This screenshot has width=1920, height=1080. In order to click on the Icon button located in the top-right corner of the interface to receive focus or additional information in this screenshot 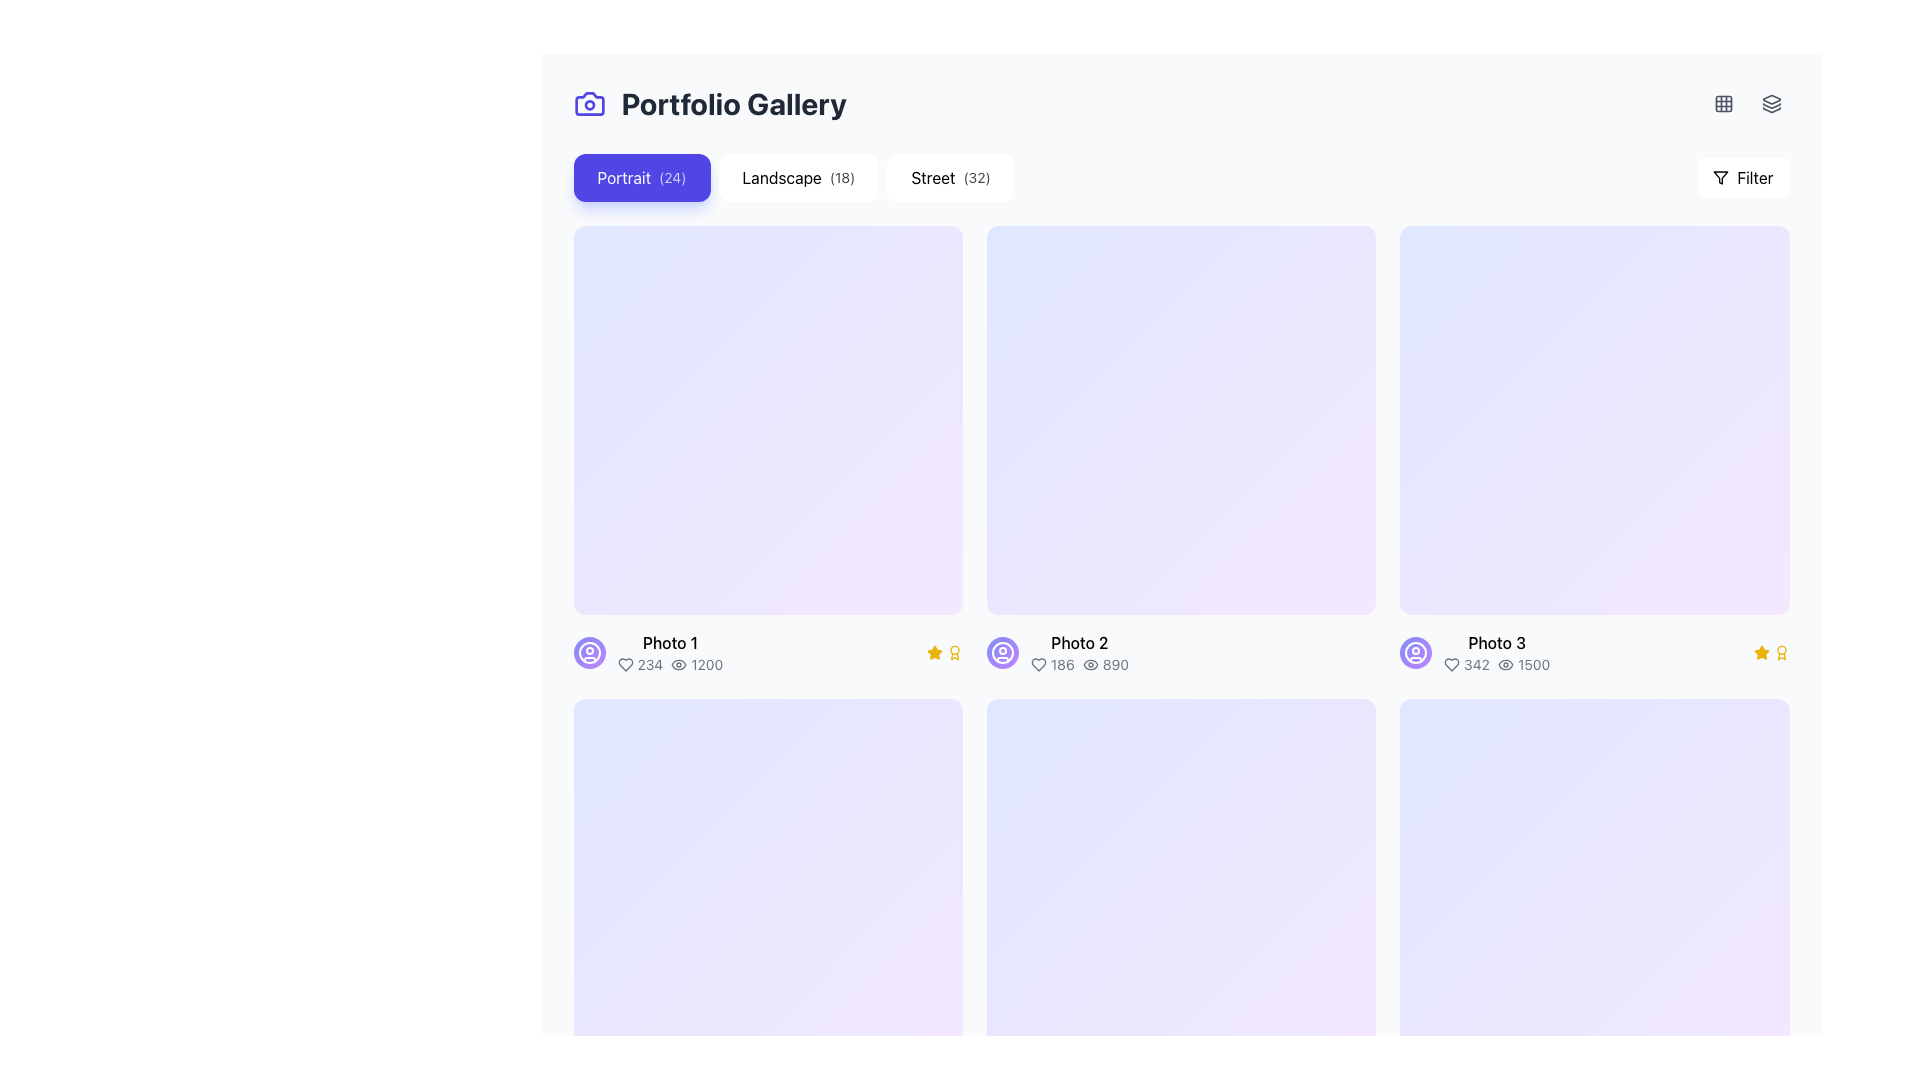, I will do `click(1722, 104)`.